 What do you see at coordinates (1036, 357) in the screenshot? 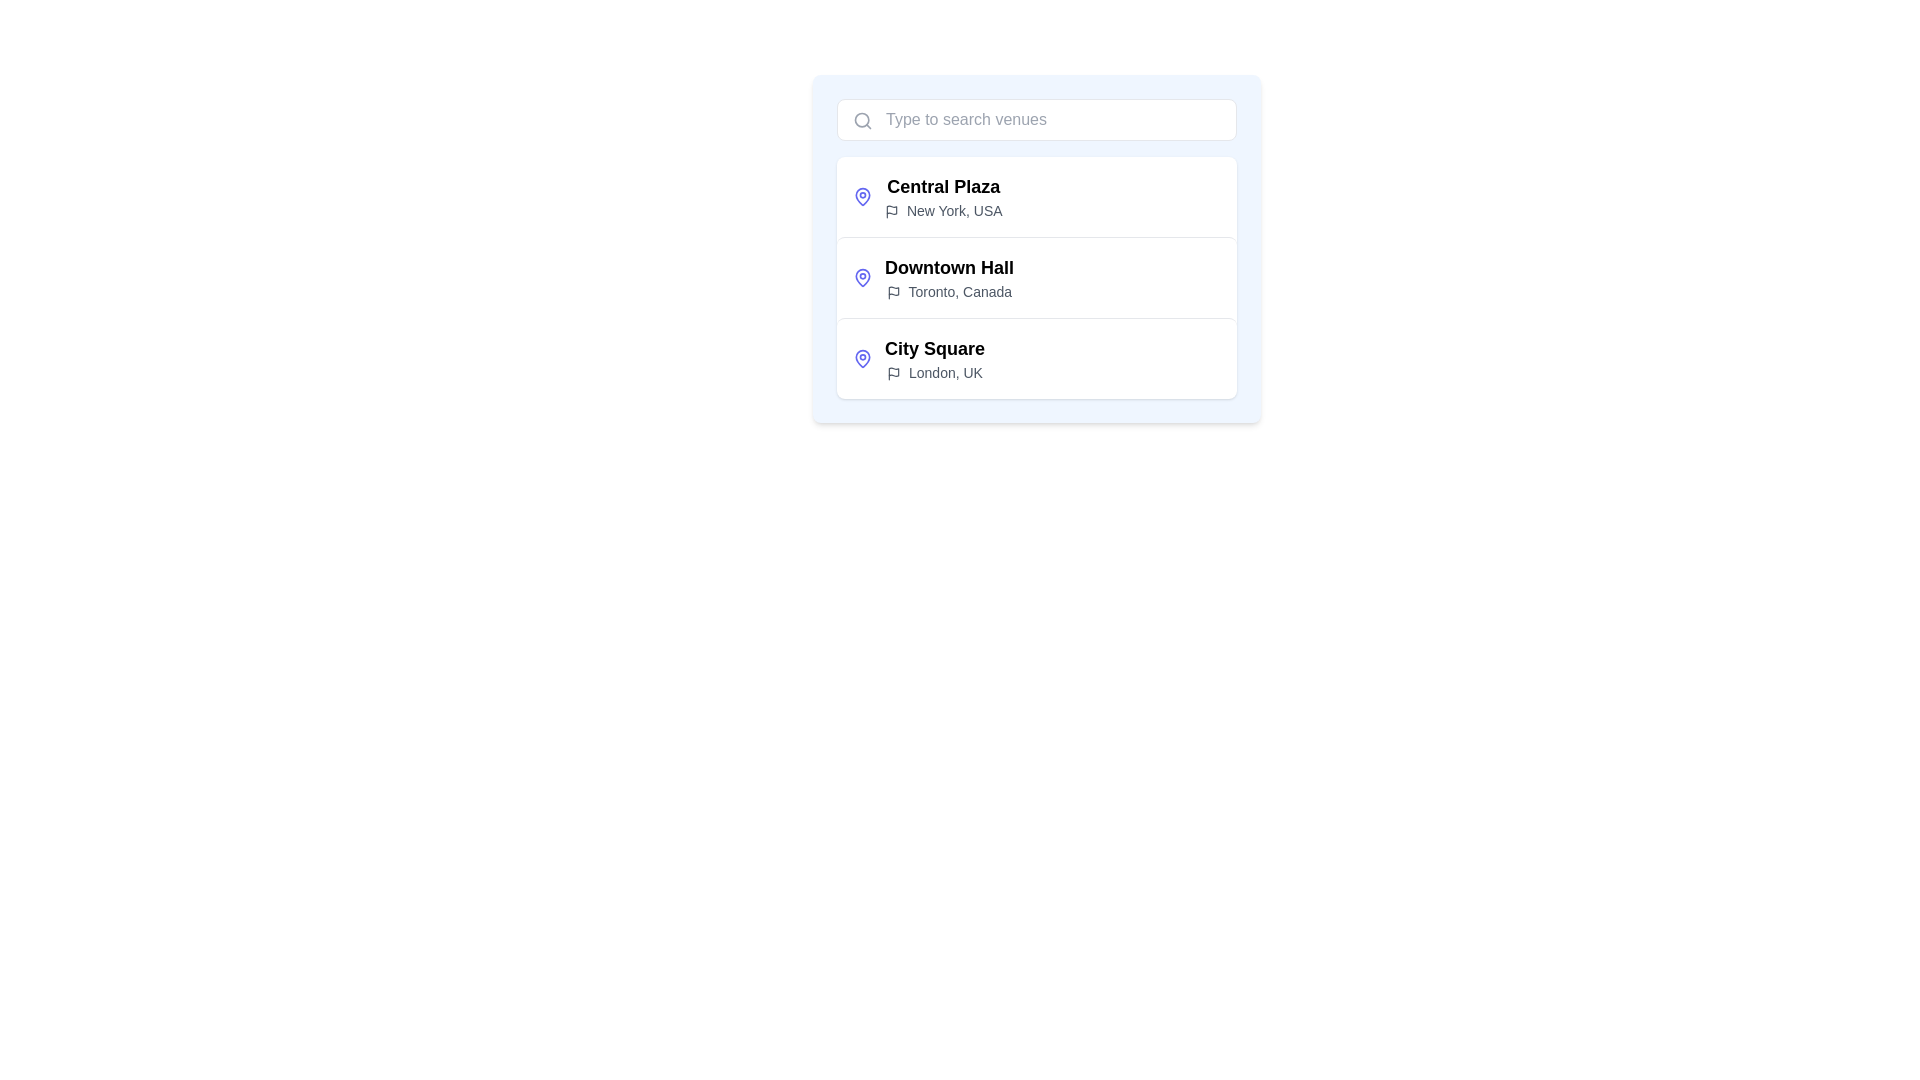
I see `the list item labeled 'City Square, London, UK', which is the third item in a vertical list` at bounding box center [1036, 357].